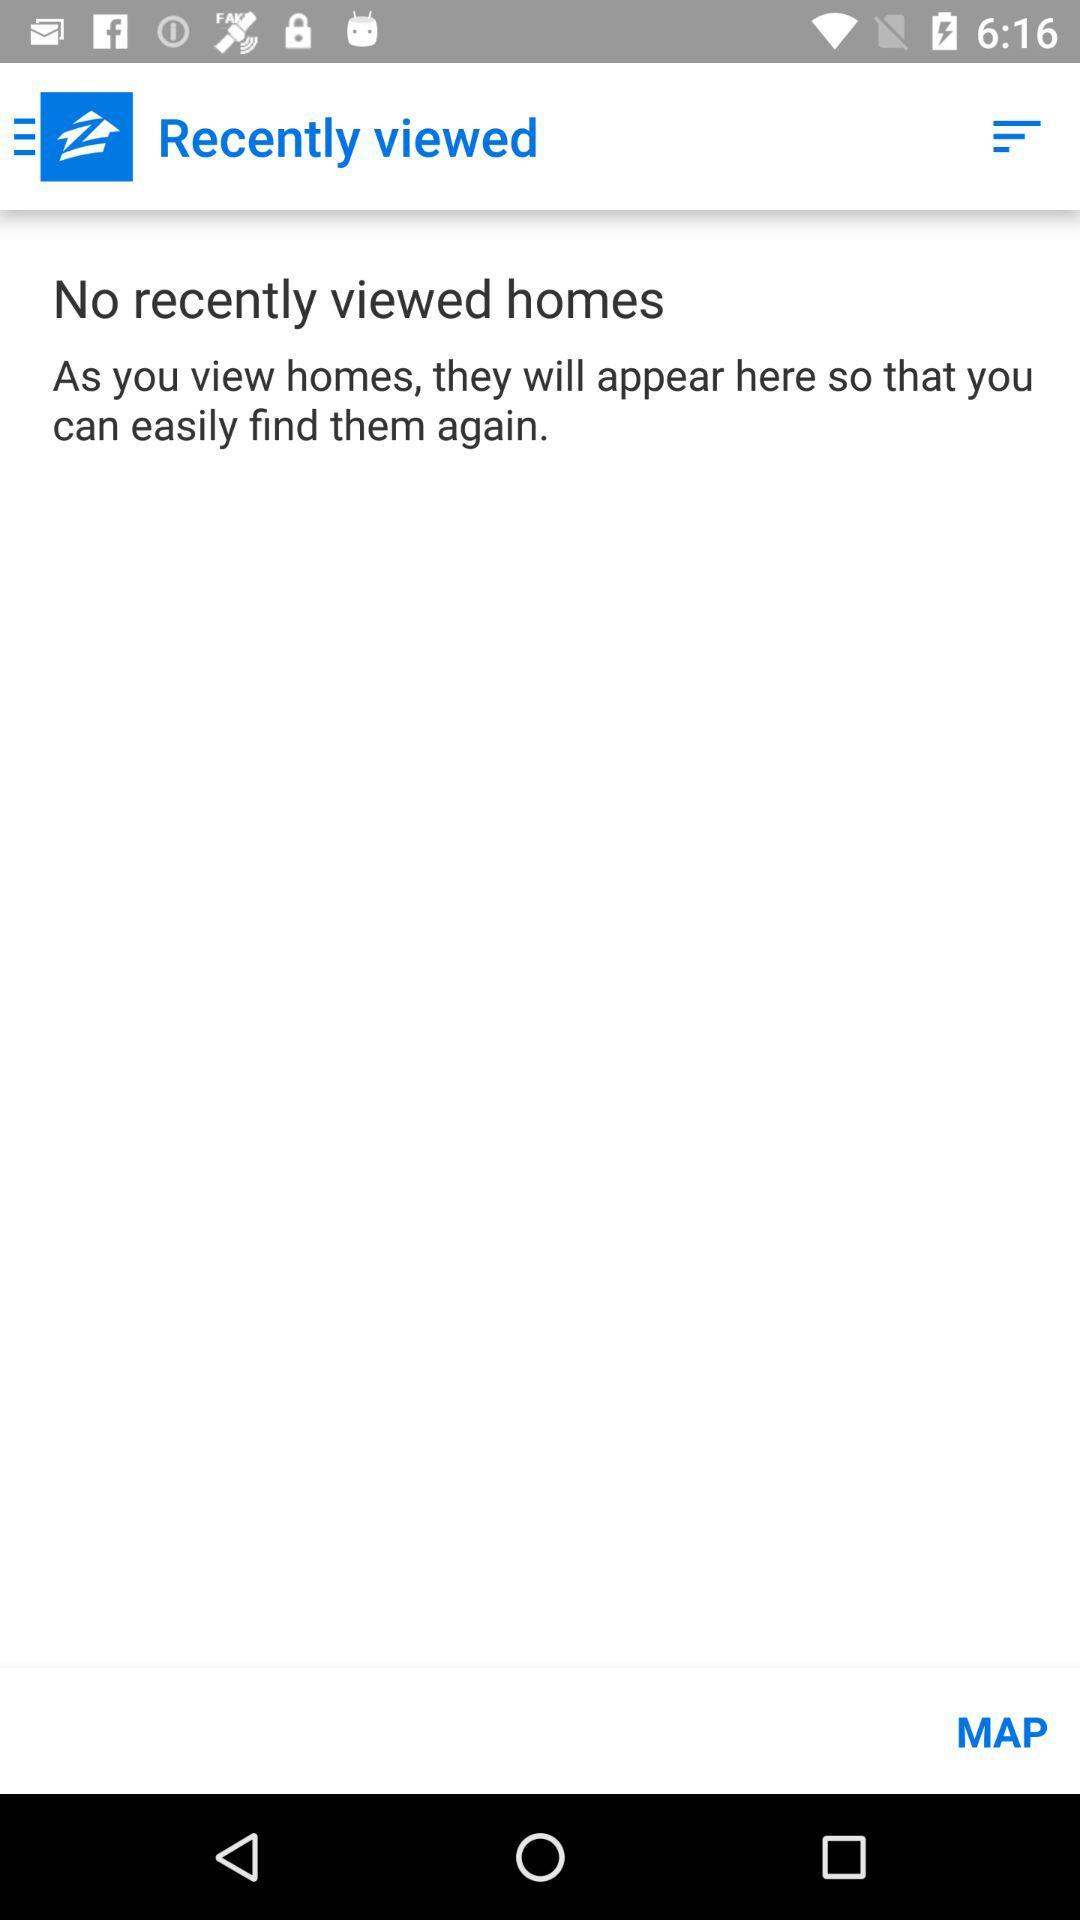 This screenshot has height=1920, width=1080. What do you see at coordinates (1017, 135) in the screenshot?
I see `the icon at the top right corner` at bounding box center [1017, 135].